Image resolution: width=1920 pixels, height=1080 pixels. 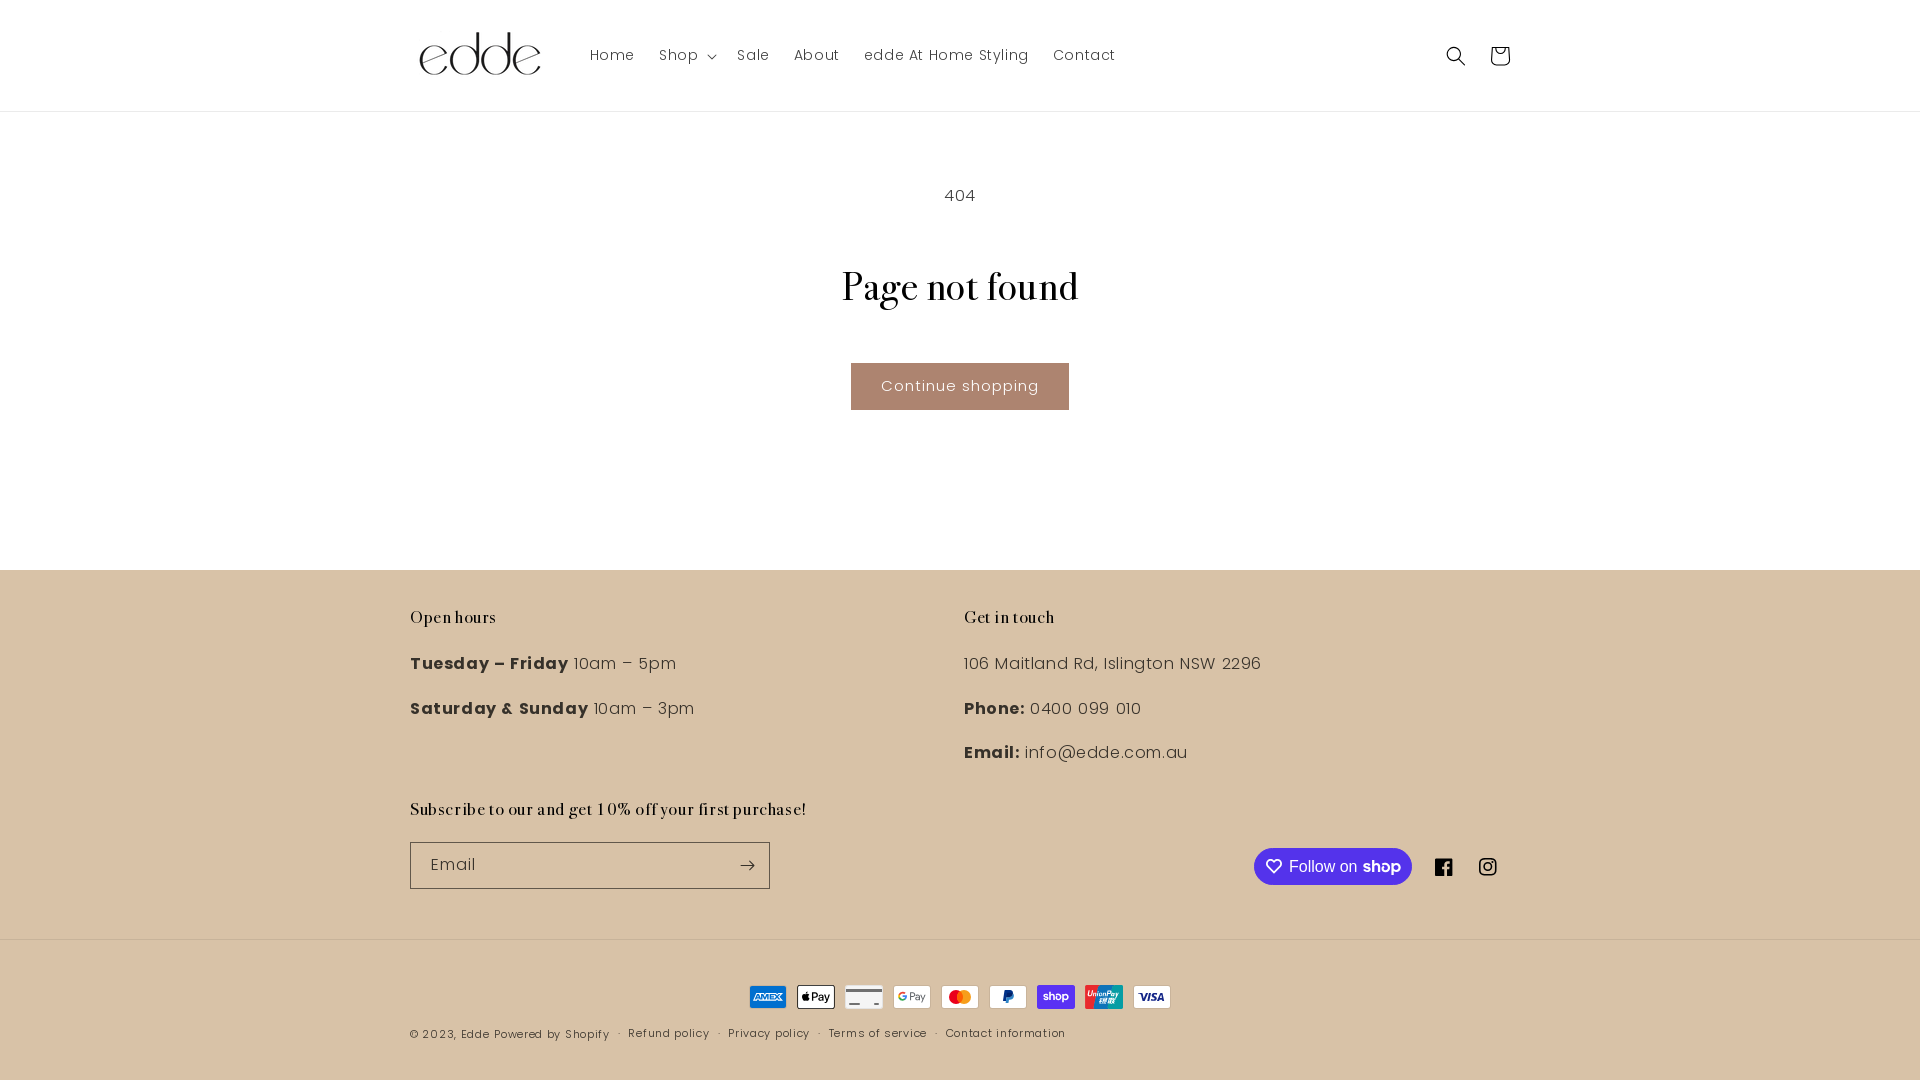 What do you see at coordinates (960, 386) in the screenshot?
I see `'Continue shopping'` at bounding box center [960, 386].